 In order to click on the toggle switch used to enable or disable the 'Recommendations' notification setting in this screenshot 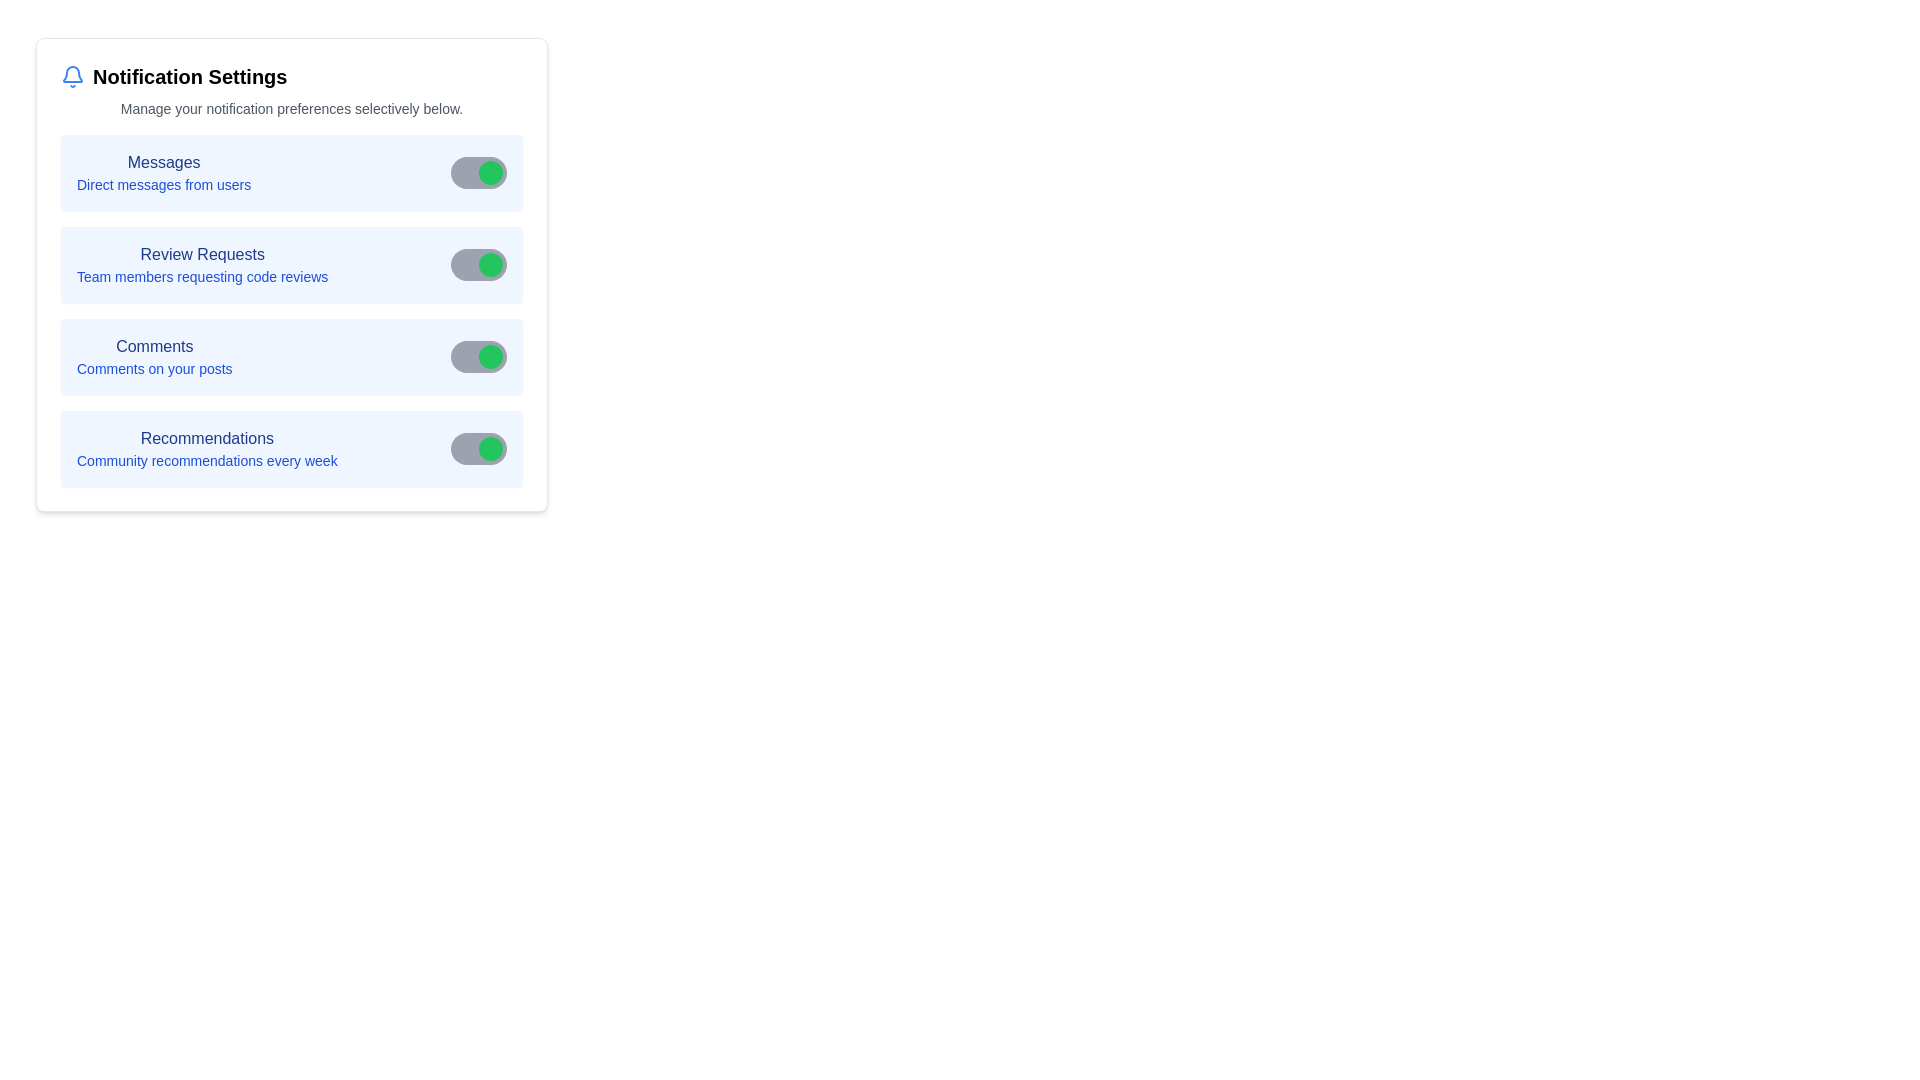, I will do `click(478, 447)`.